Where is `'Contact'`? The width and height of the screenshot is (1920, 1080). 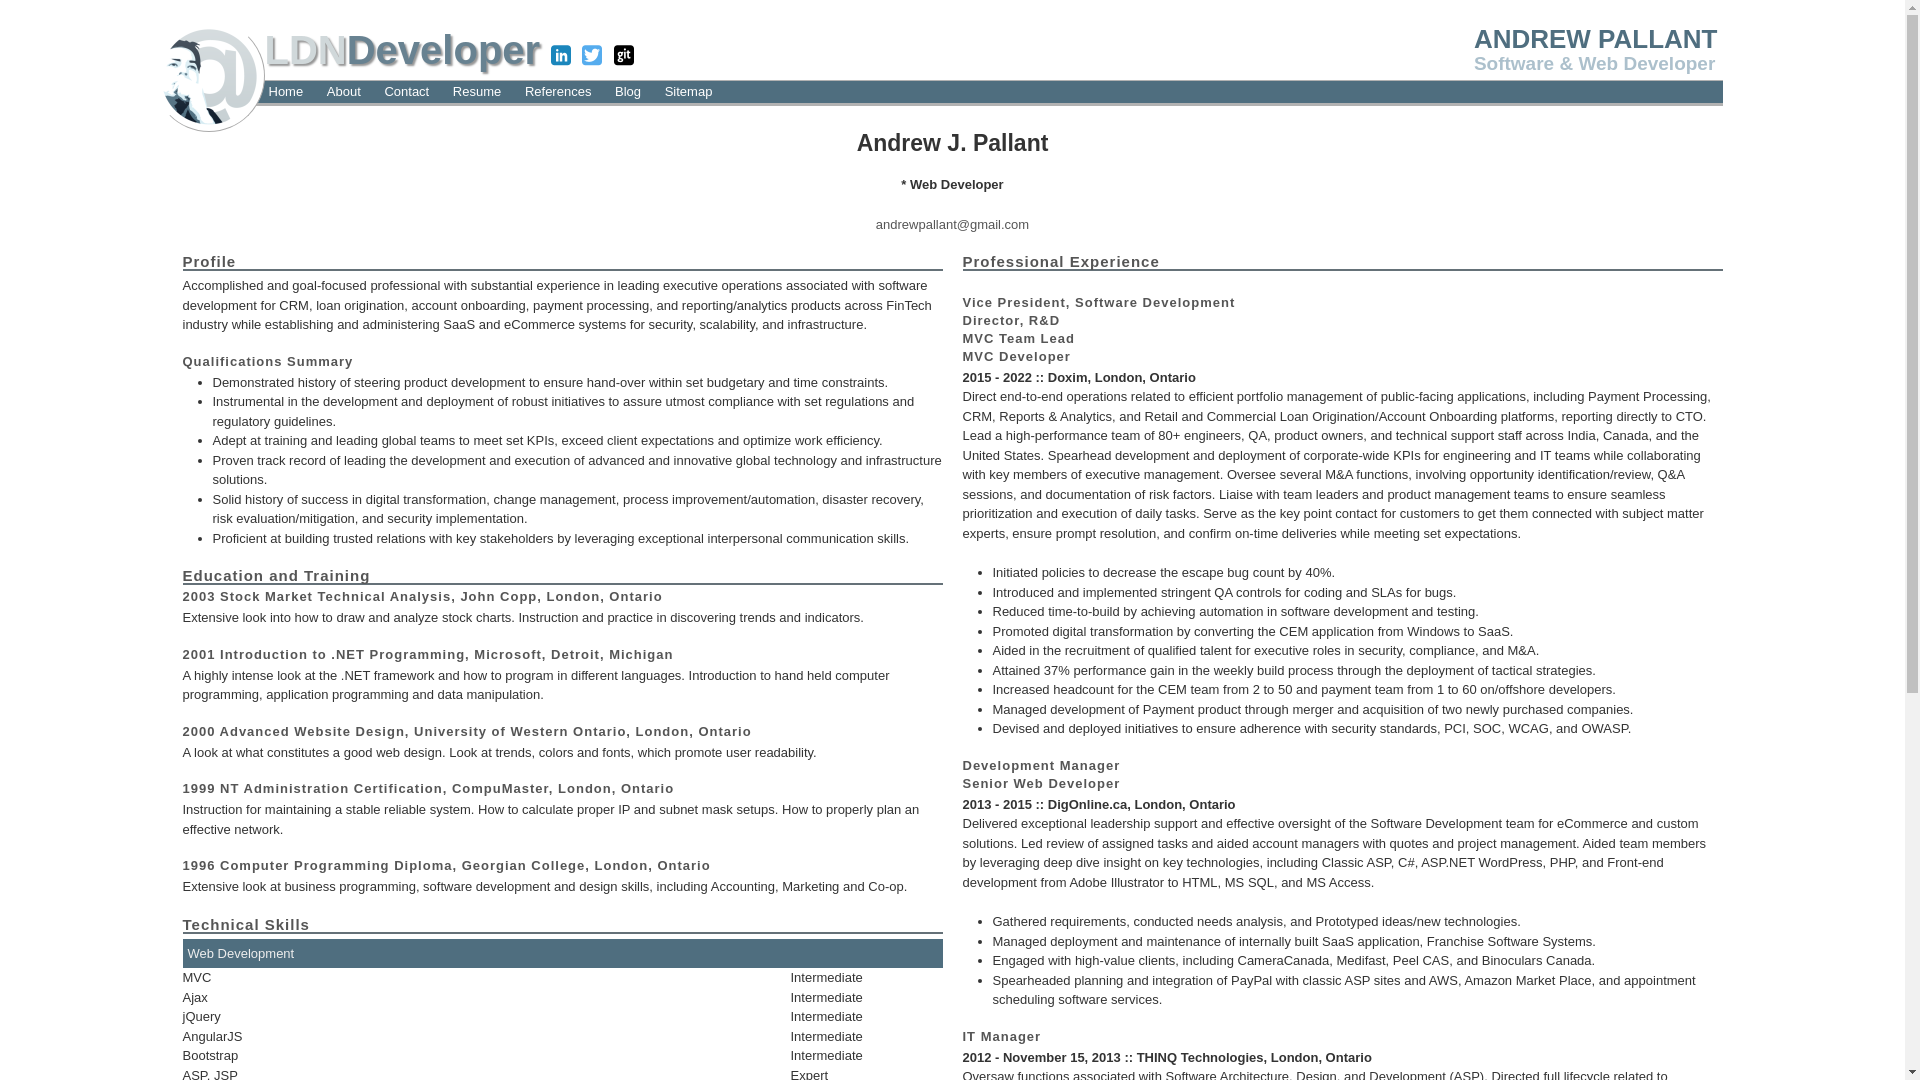 'Contact' is located at coordinates (379, 91).